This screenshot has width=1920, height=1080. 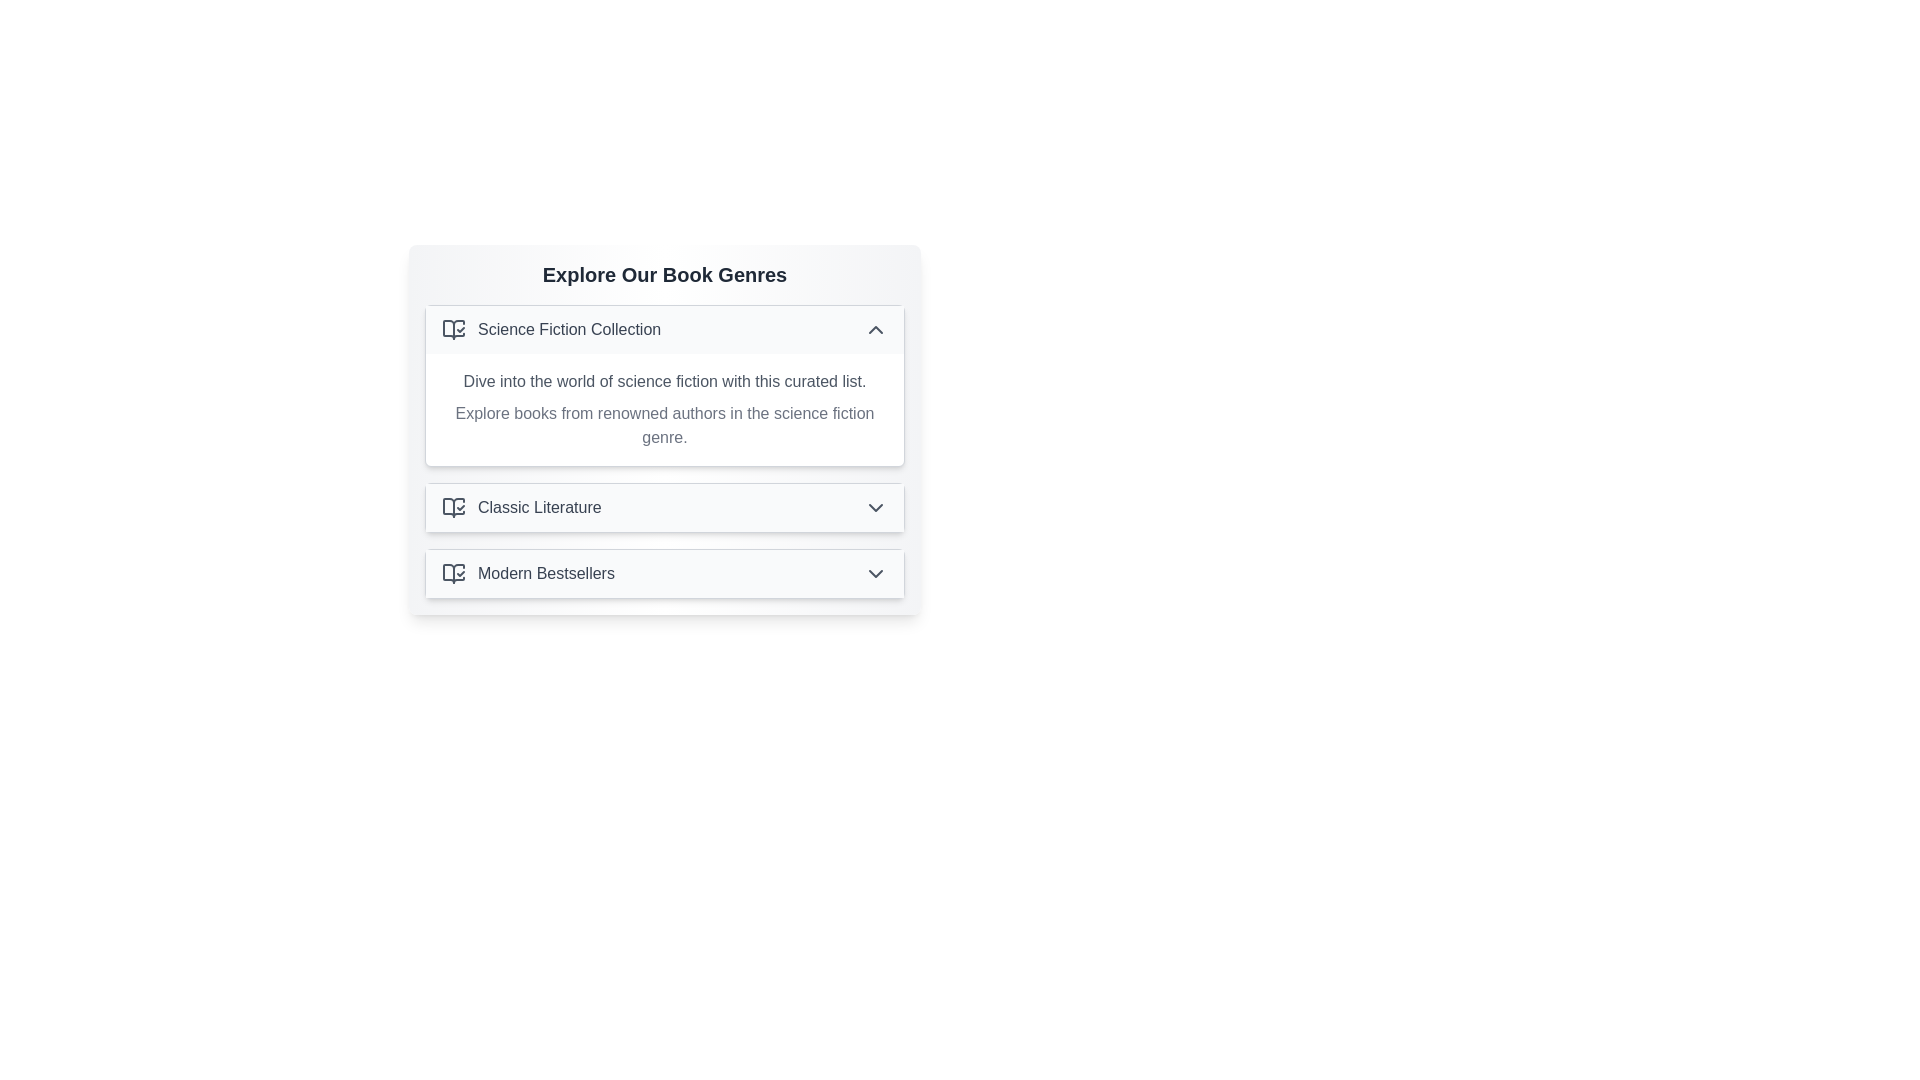 I want to click on the upward-pointing chevron icon styled in gray color, so click(x=875, y=329).